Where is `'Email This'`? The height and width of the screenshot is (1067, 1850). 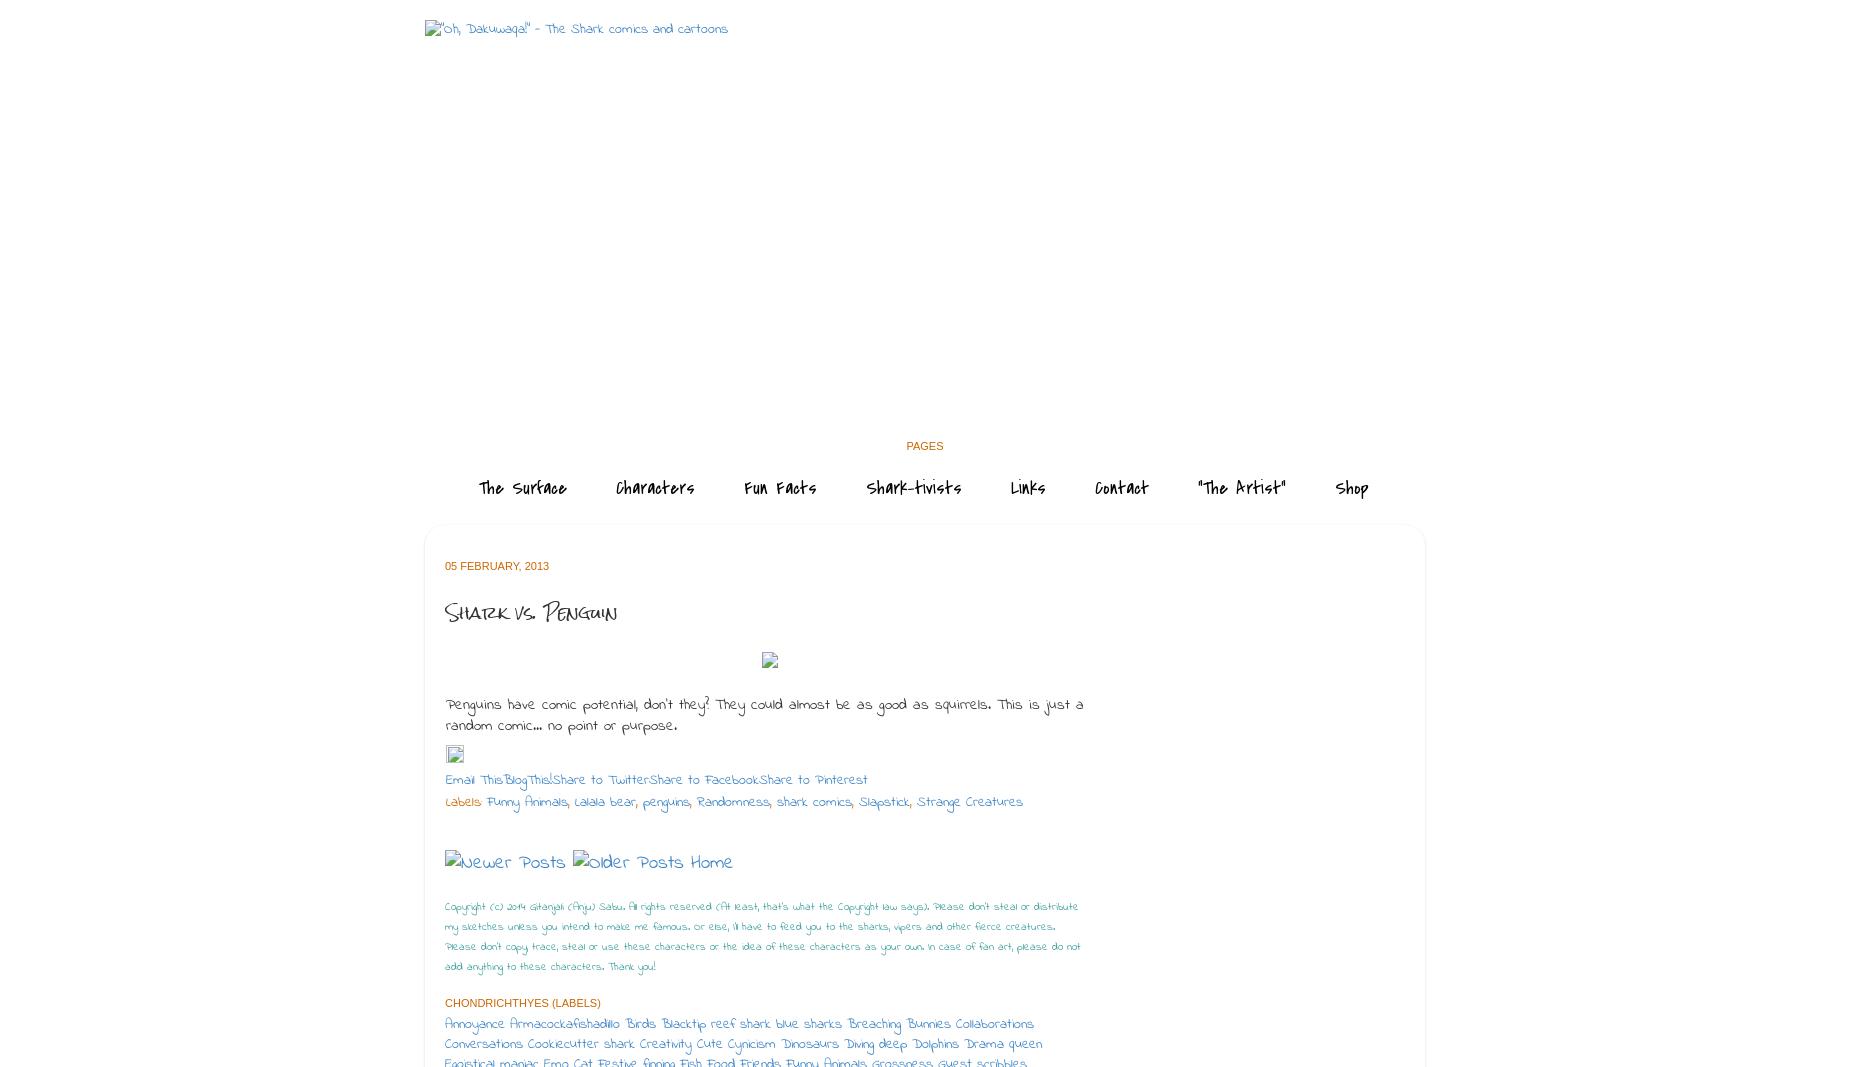
'Email This' is located at coordinates (445, 780).